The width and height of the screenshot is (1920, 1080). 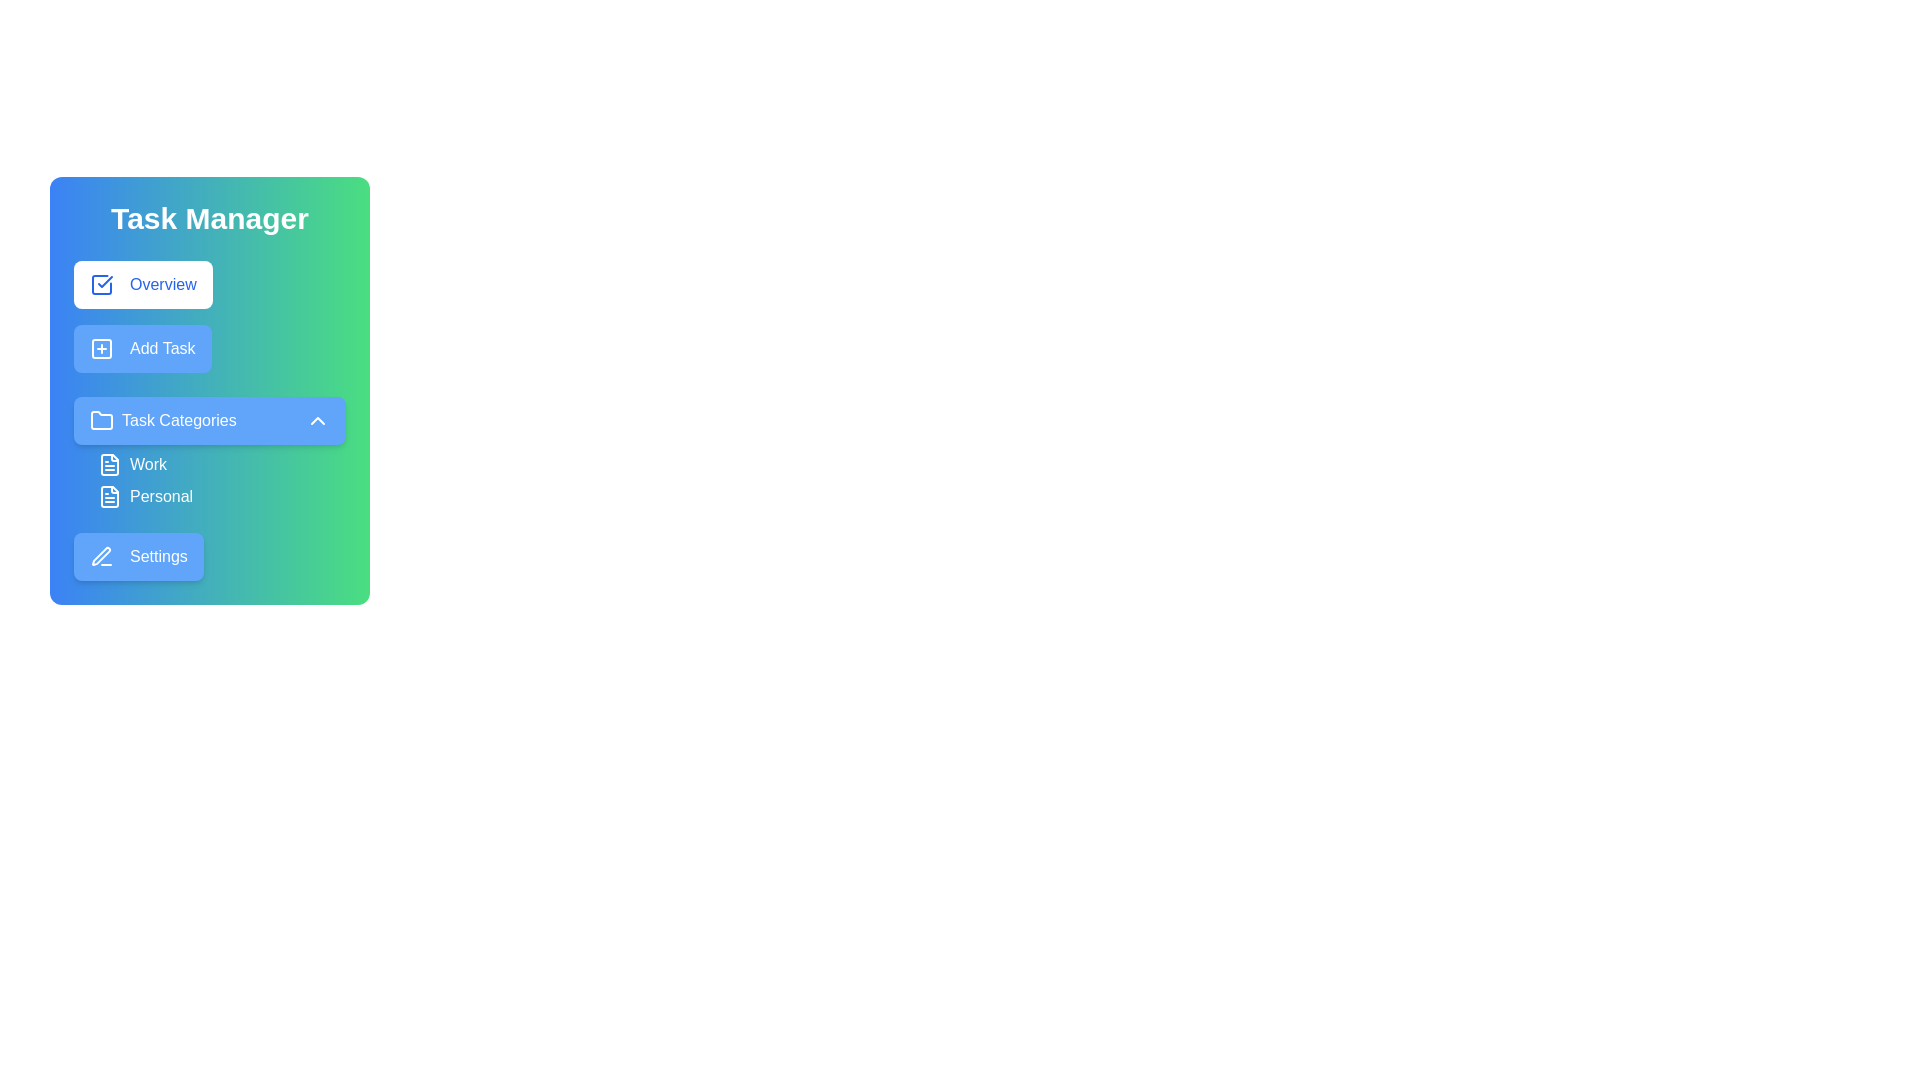 I want to click on text content of the 'Overview' label located in the sidebar menu next to the checkbox icon, so click(x=163, y=285).